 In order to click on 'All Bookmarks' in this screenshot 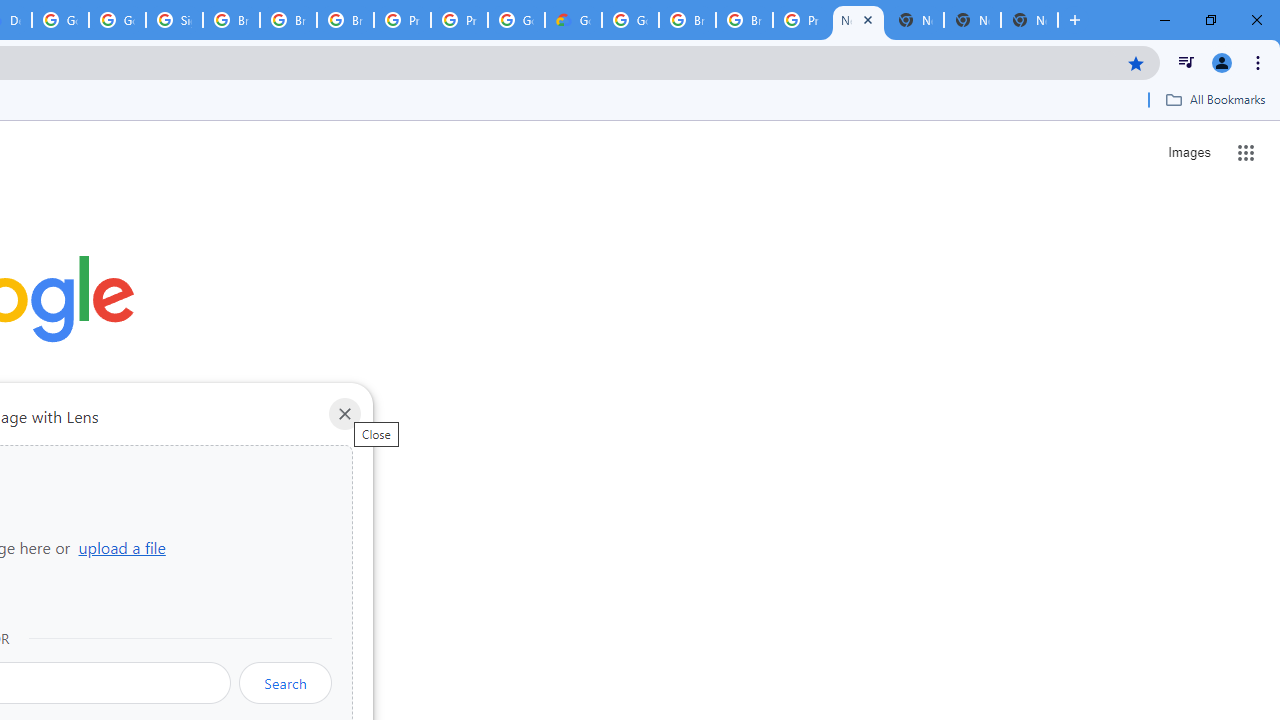, I will do `click(1214, 99)`.